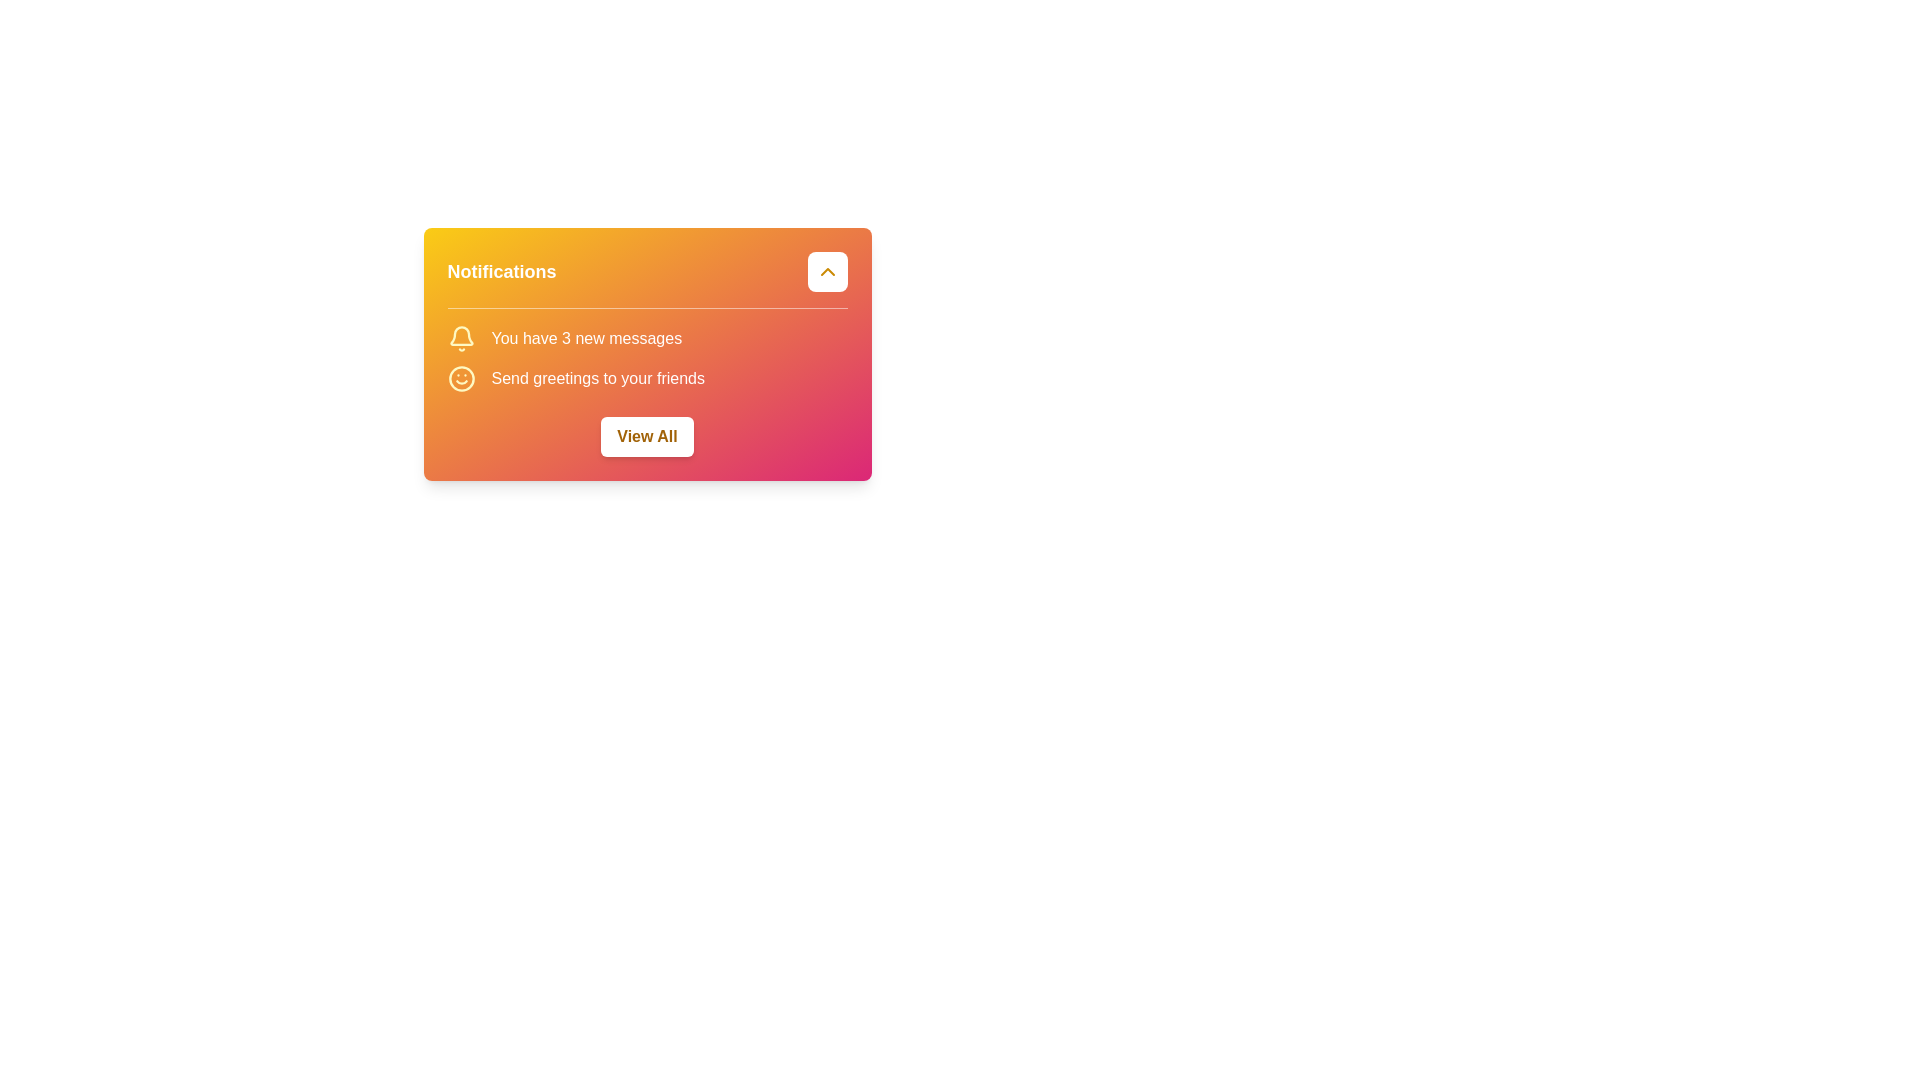  Describe the element at coordinates (647, 338) in the screenshot. I see `informational text indicating that the user has received new messages, which is the first item in the vertically stacked list group inside the notification card, located directly below the header of the card` at that location.